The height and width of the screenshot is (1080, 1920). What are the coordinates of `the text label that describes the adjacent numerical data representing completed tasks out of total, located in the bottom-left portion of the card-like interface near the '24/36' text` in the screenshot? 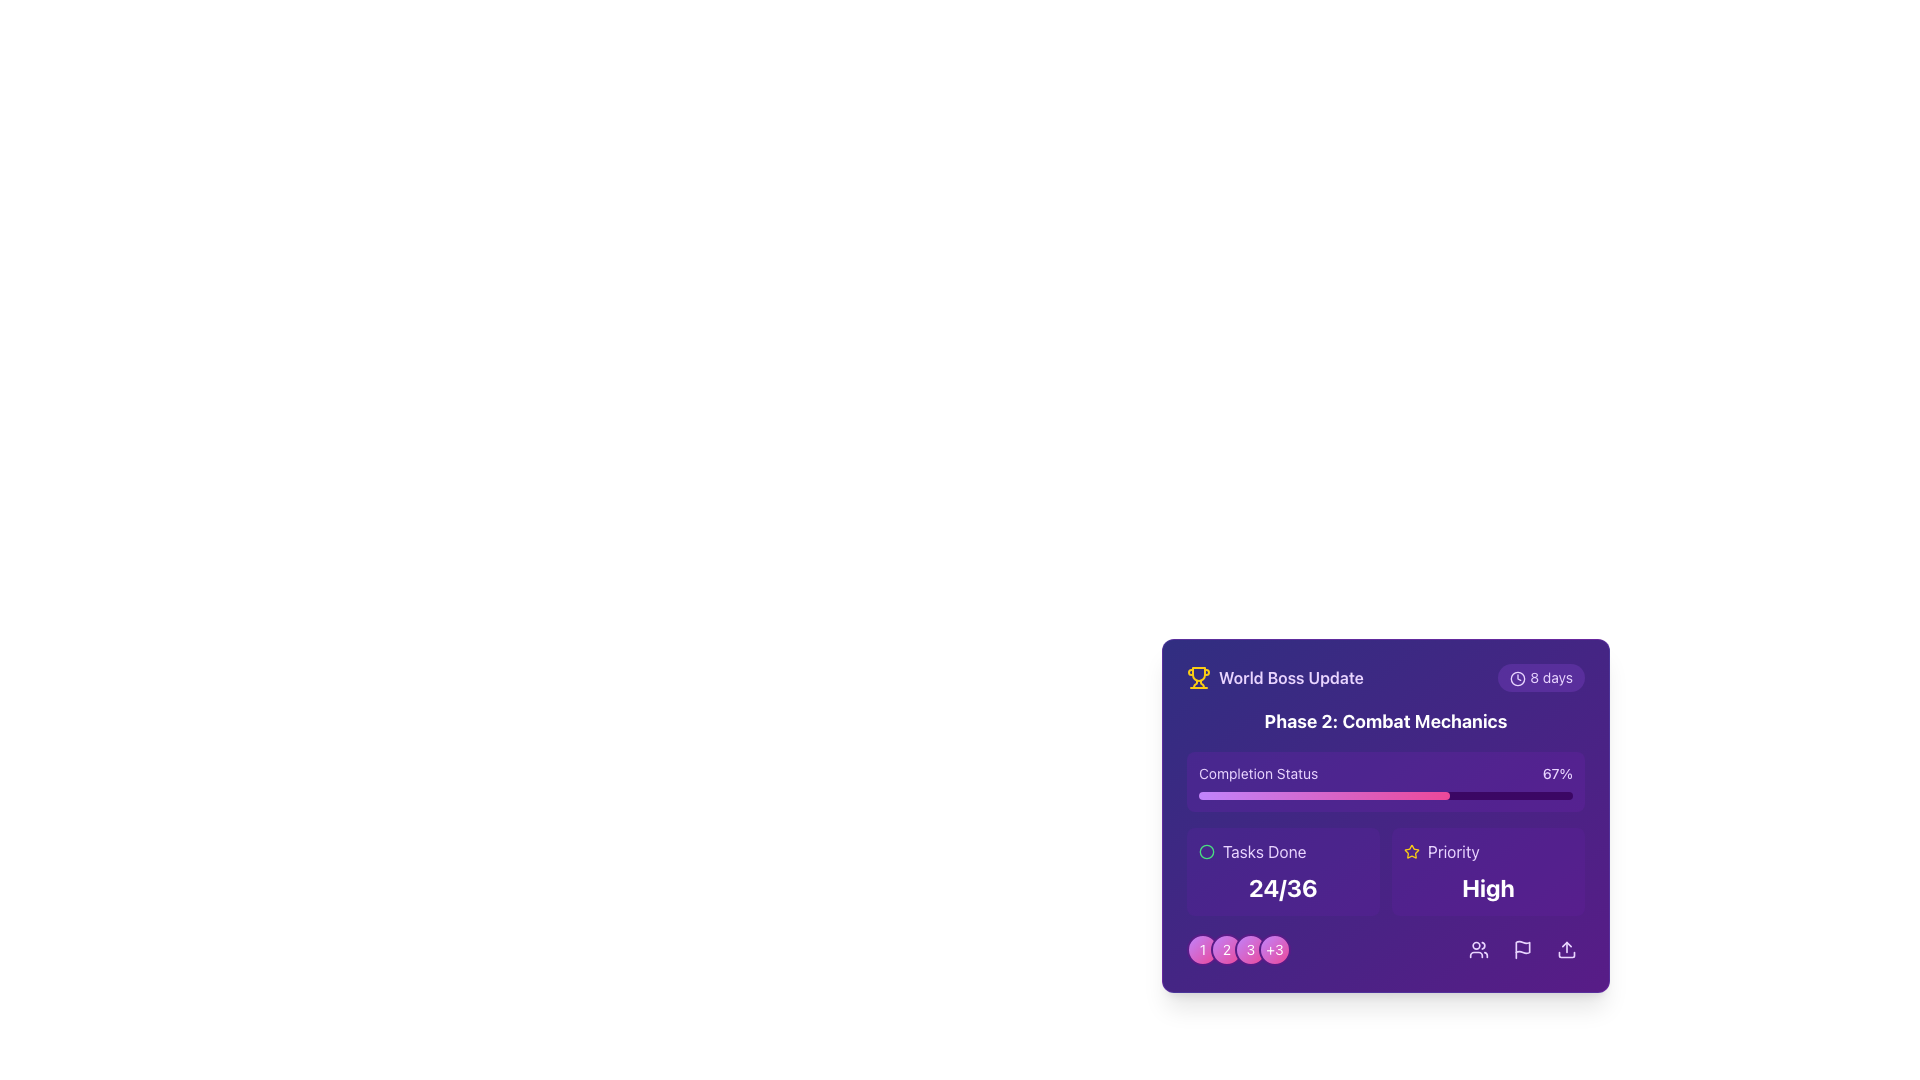 It's located at (1263, 852).